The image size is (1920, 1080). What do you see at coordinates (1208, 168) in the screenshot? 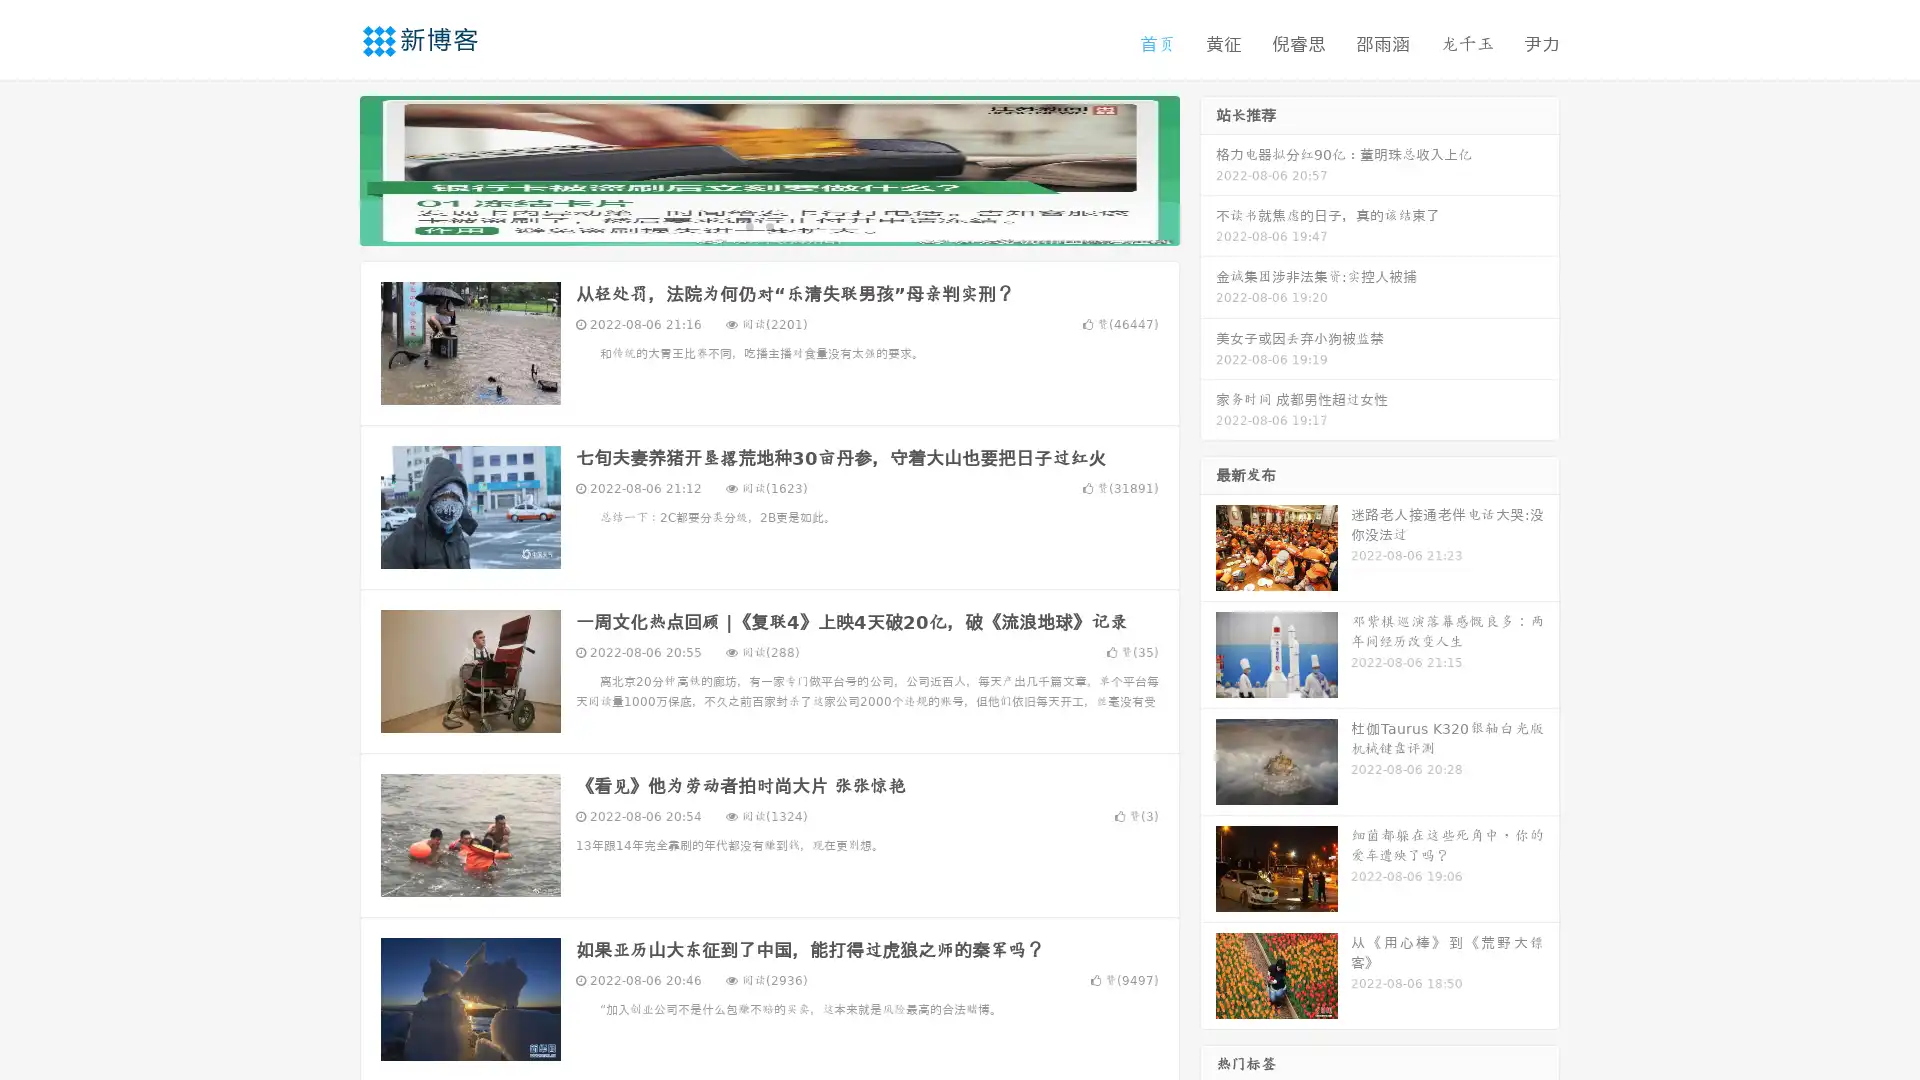
I see `Next slide` at bounding box center [1208, 168].